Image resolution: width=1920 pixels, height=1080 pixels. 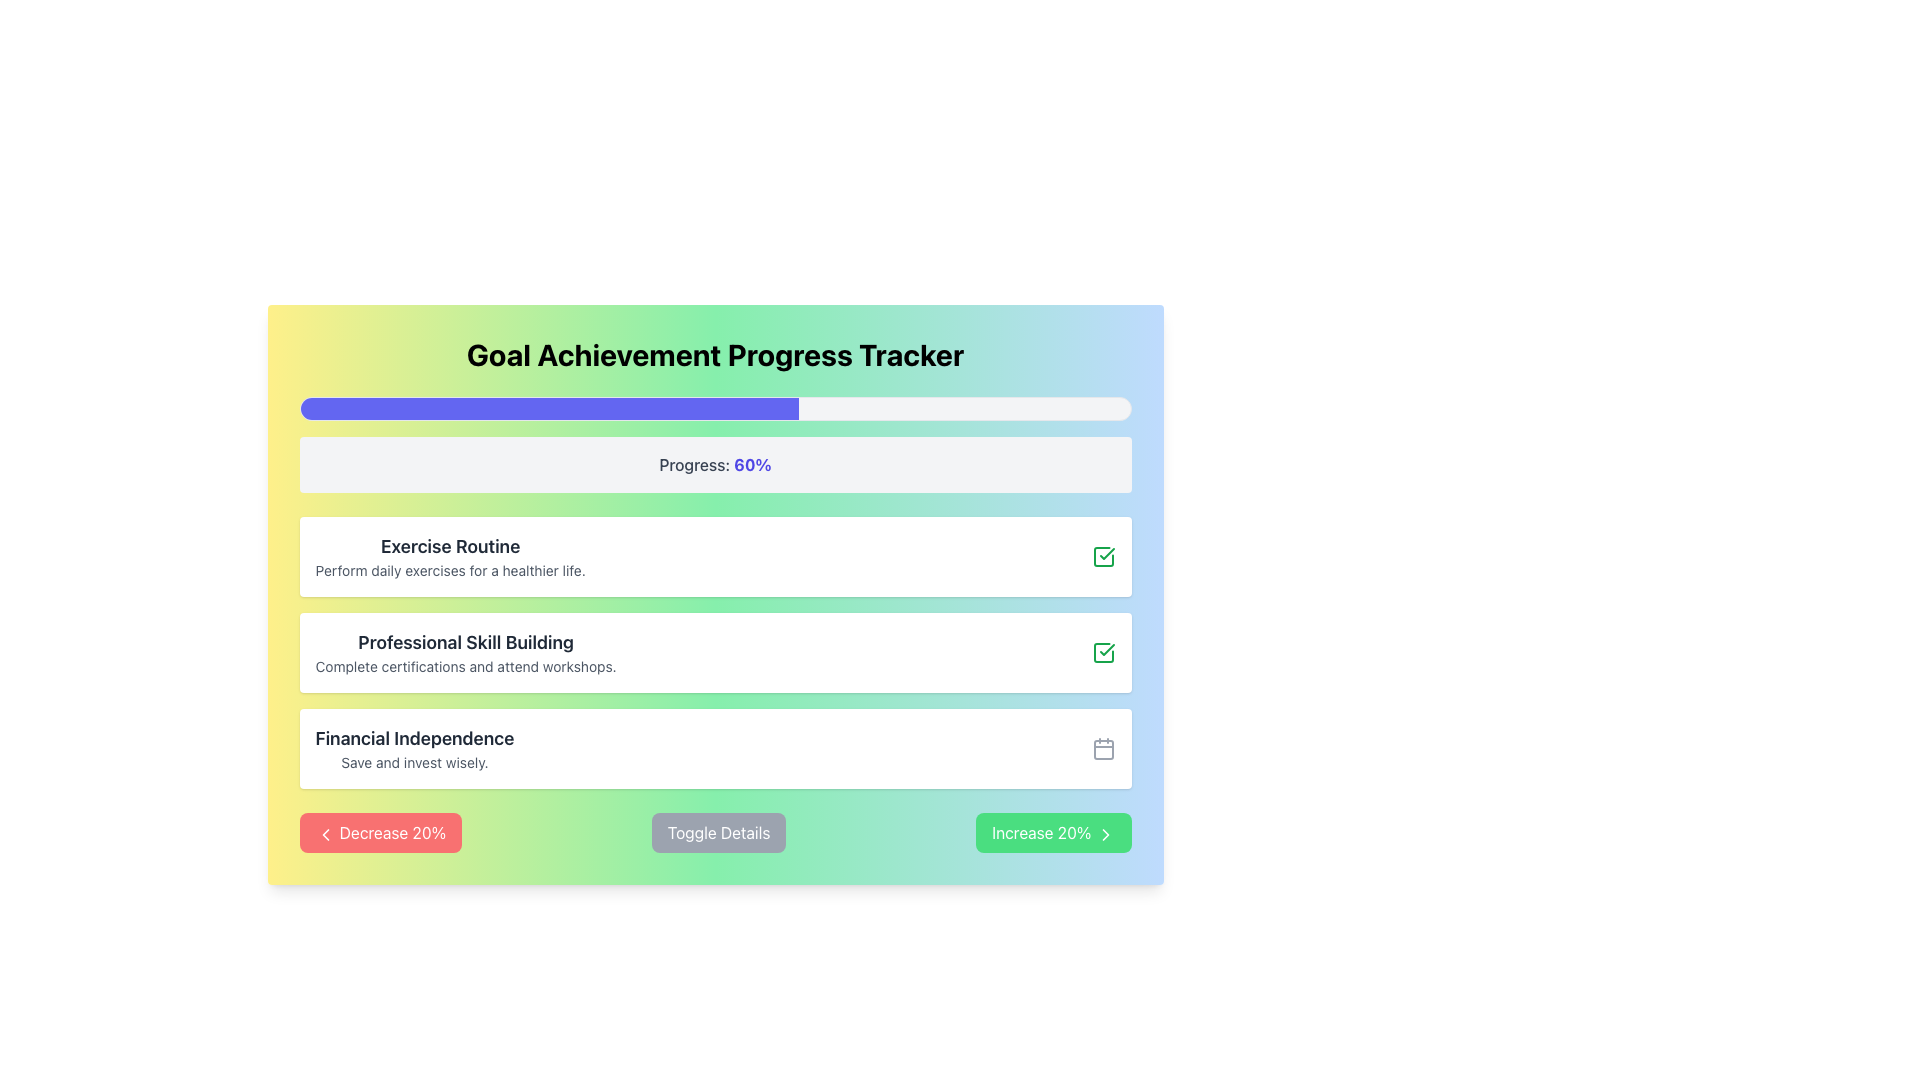 I want to click on the small green checkmark icon located within the goal tracker interface, near the label 'Exercise Routine.', so click(x=1106, y=650).